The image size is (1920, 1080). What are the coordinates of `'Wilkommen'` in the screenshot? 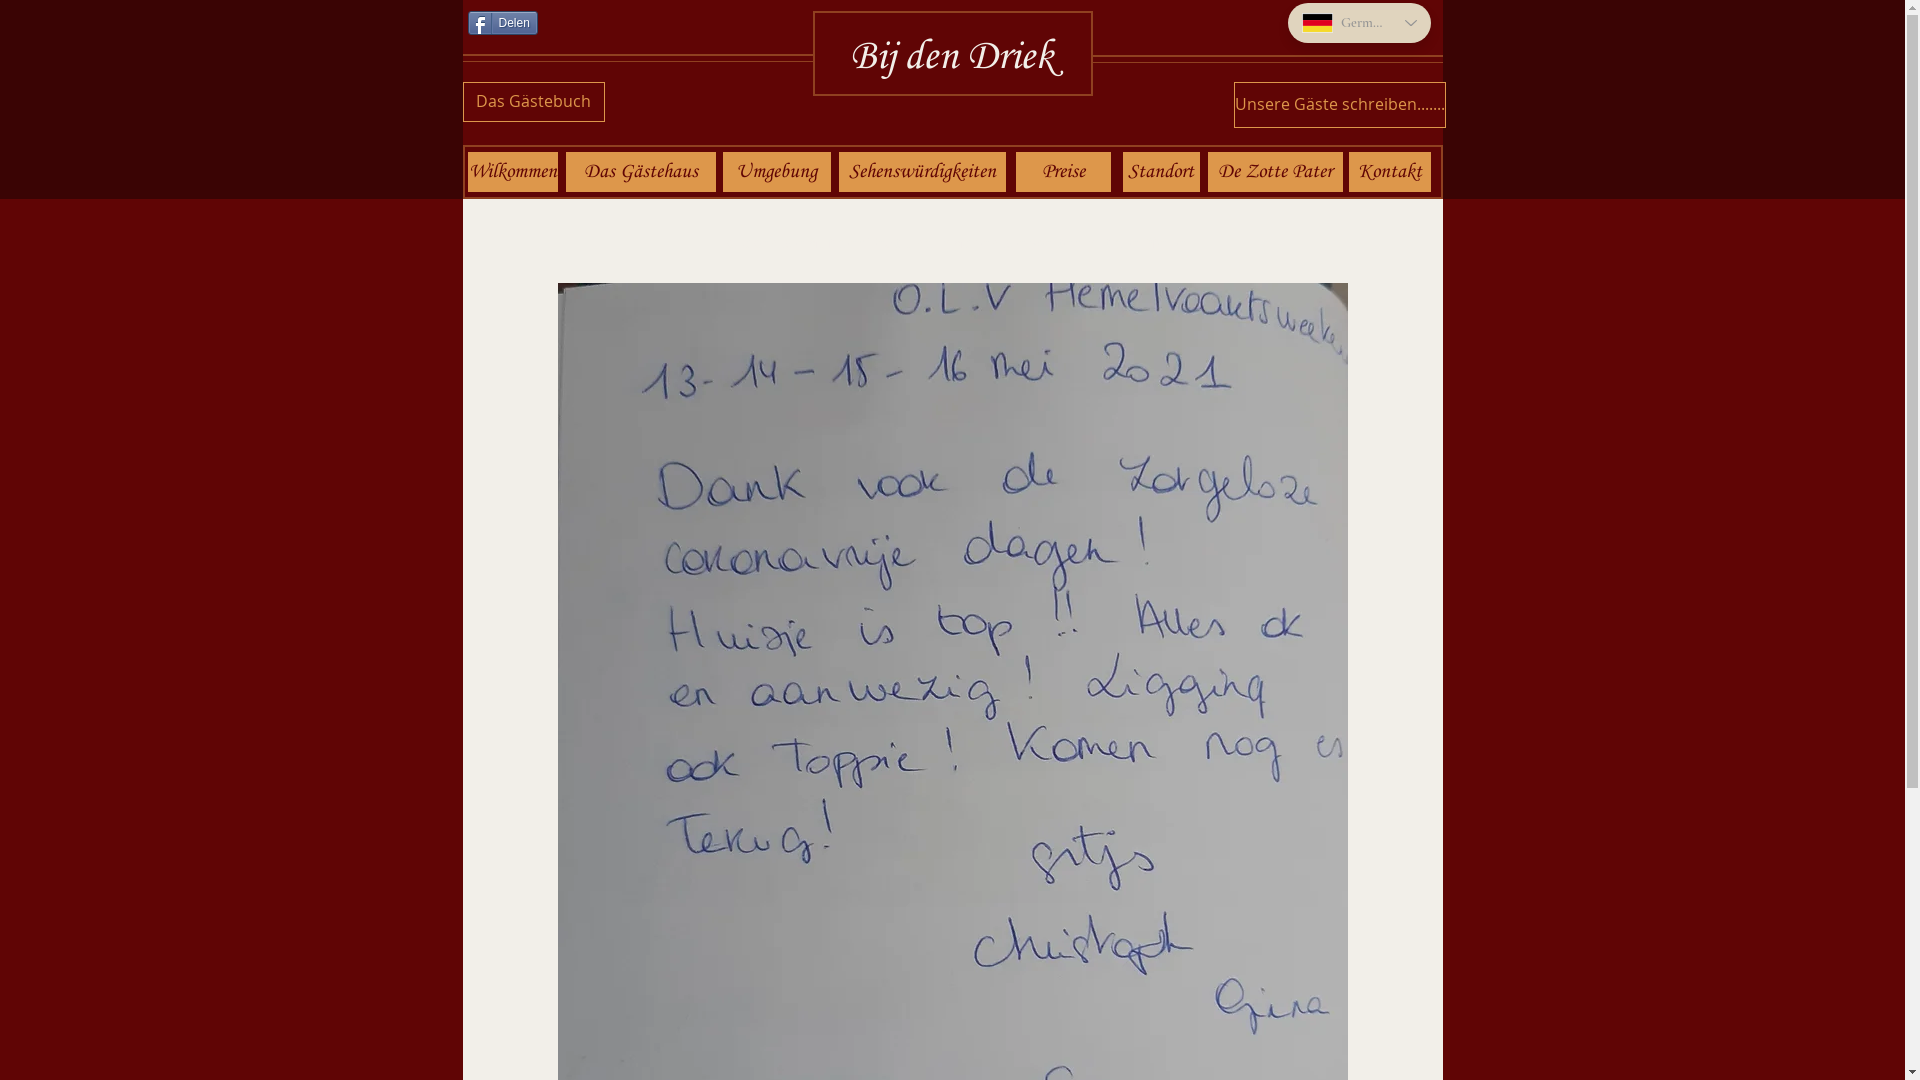 It's located at (513, 171).